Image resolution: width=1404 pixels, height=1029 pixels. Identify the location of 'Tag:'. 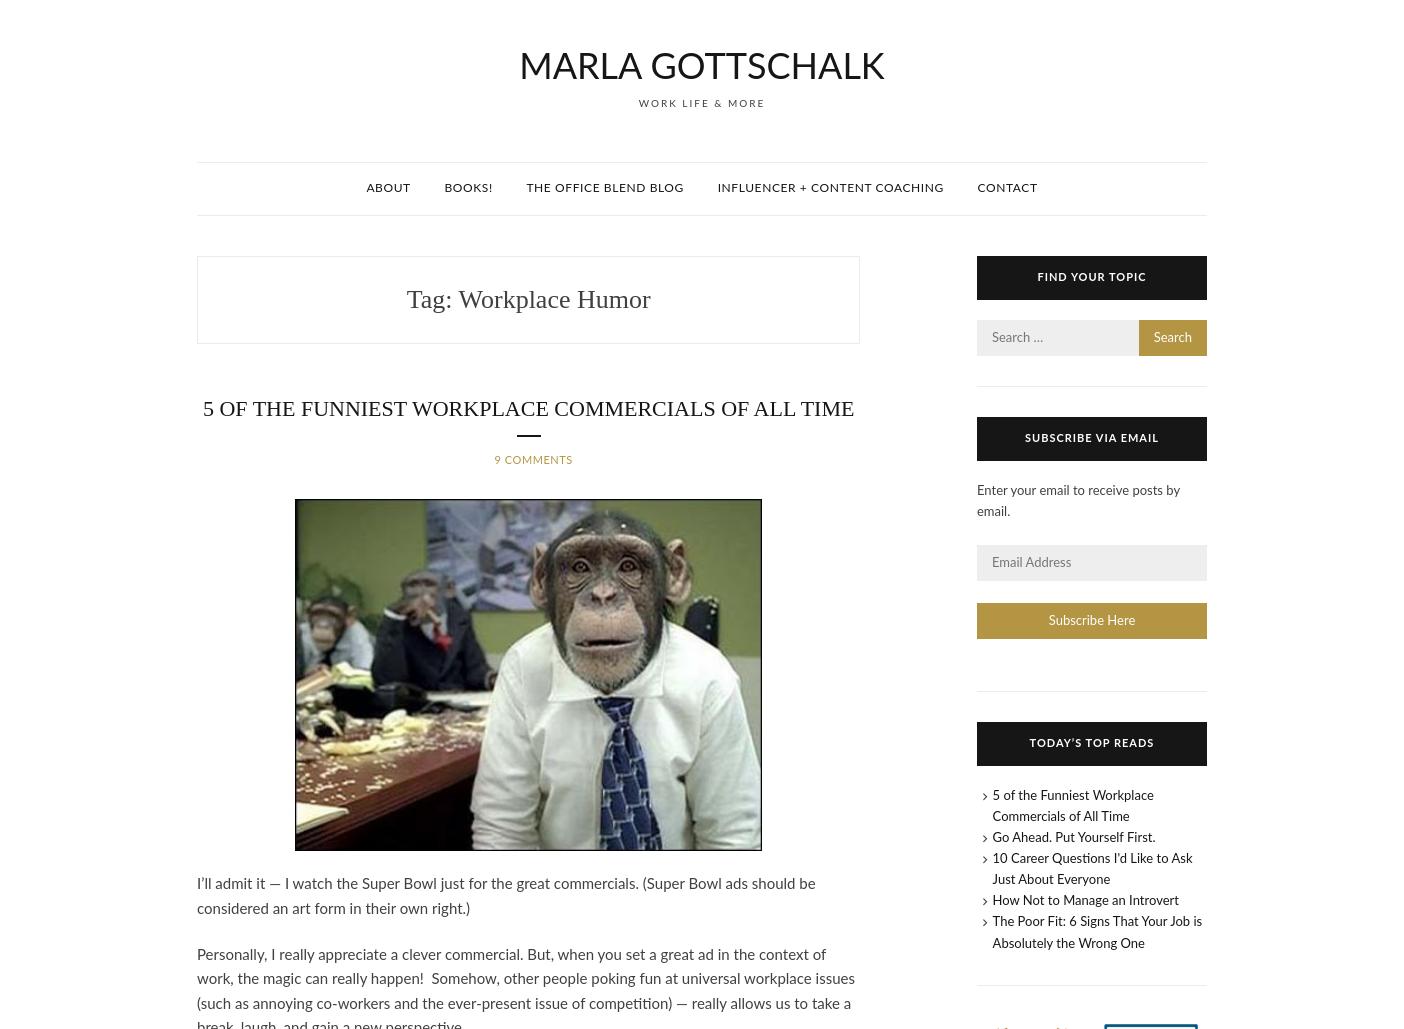
(431, 298).